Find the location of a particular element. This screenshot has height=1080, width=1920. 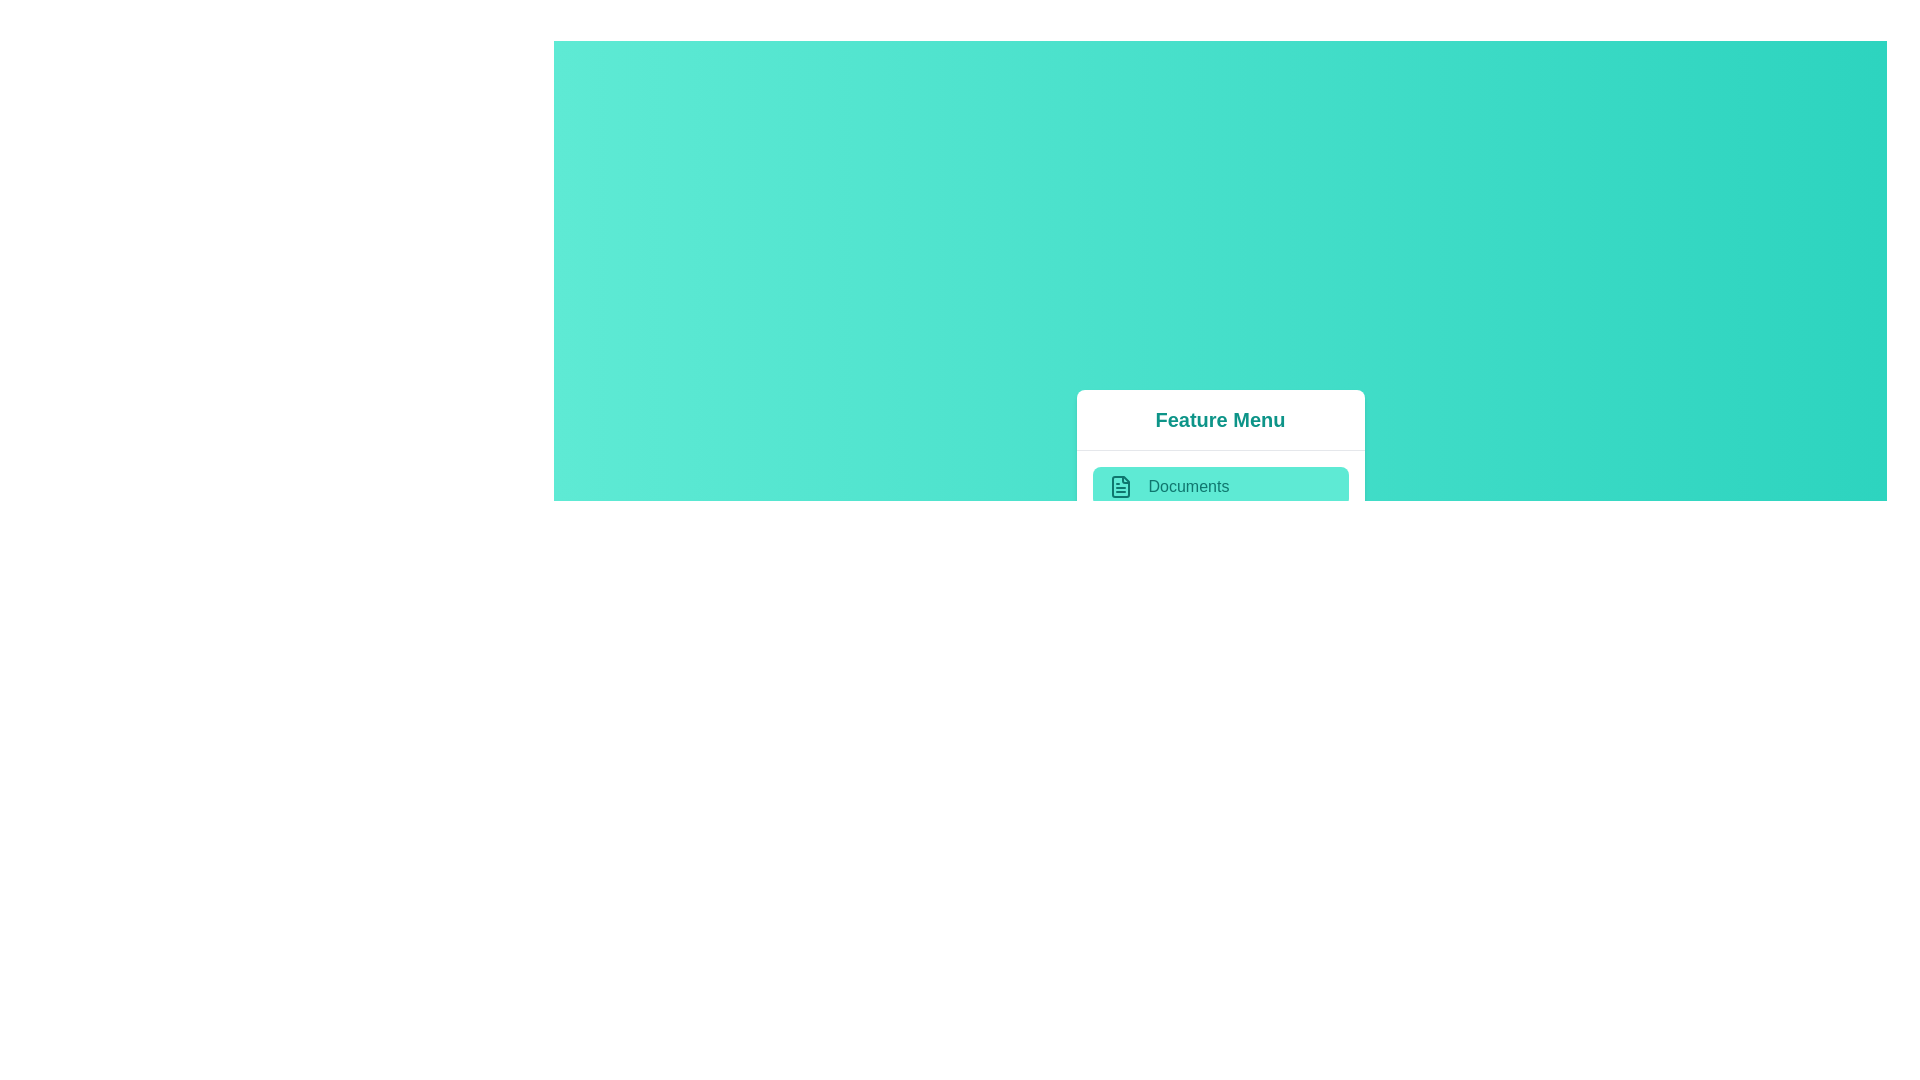

the document icon with a light teal background and a folded corner is located at coordinates (1120, 486).